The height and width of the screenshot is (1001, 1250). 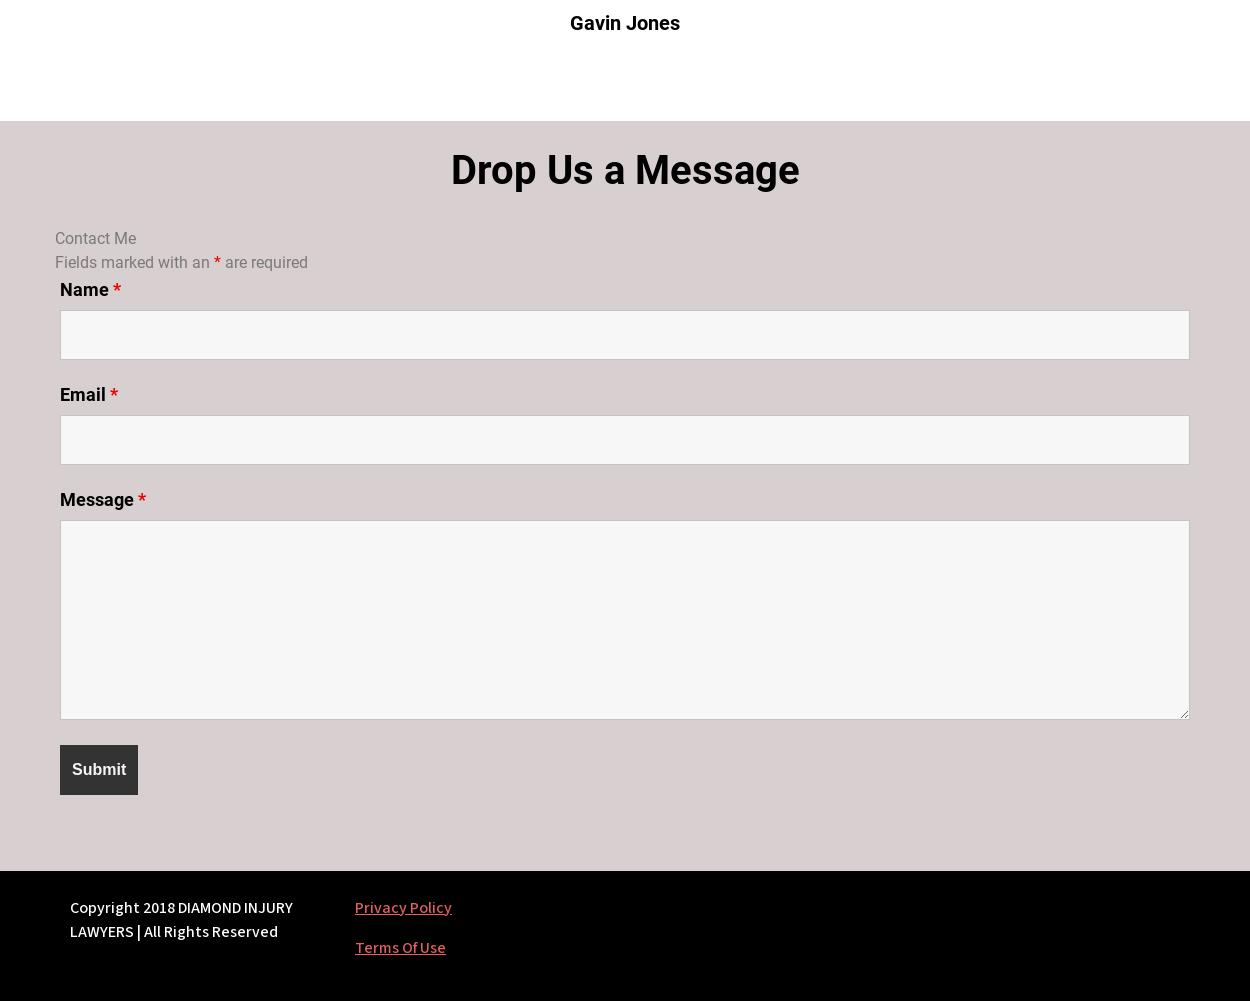 I want to click on 'Gavin Jones', so click(x=625, y=22).